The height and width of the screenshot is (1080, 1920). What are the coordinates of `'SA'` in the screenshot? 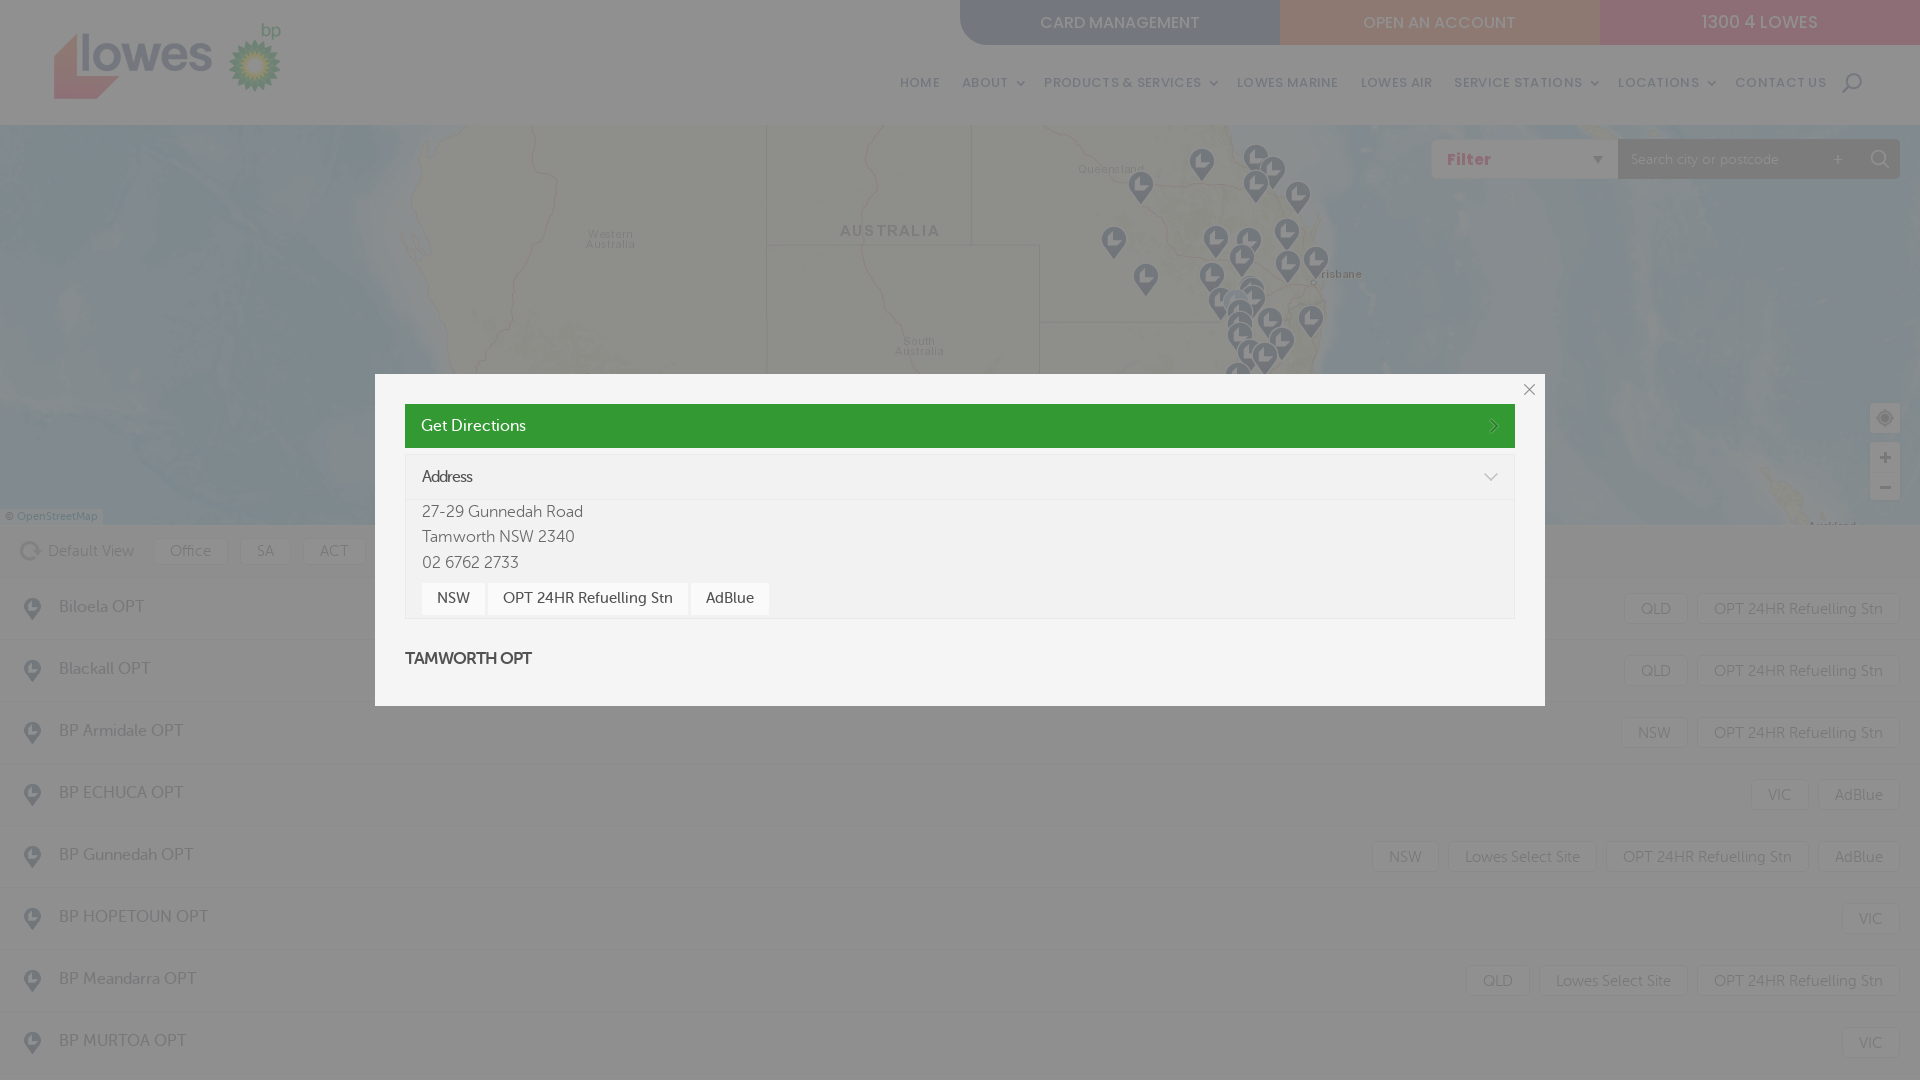 It's located at (264, 551).